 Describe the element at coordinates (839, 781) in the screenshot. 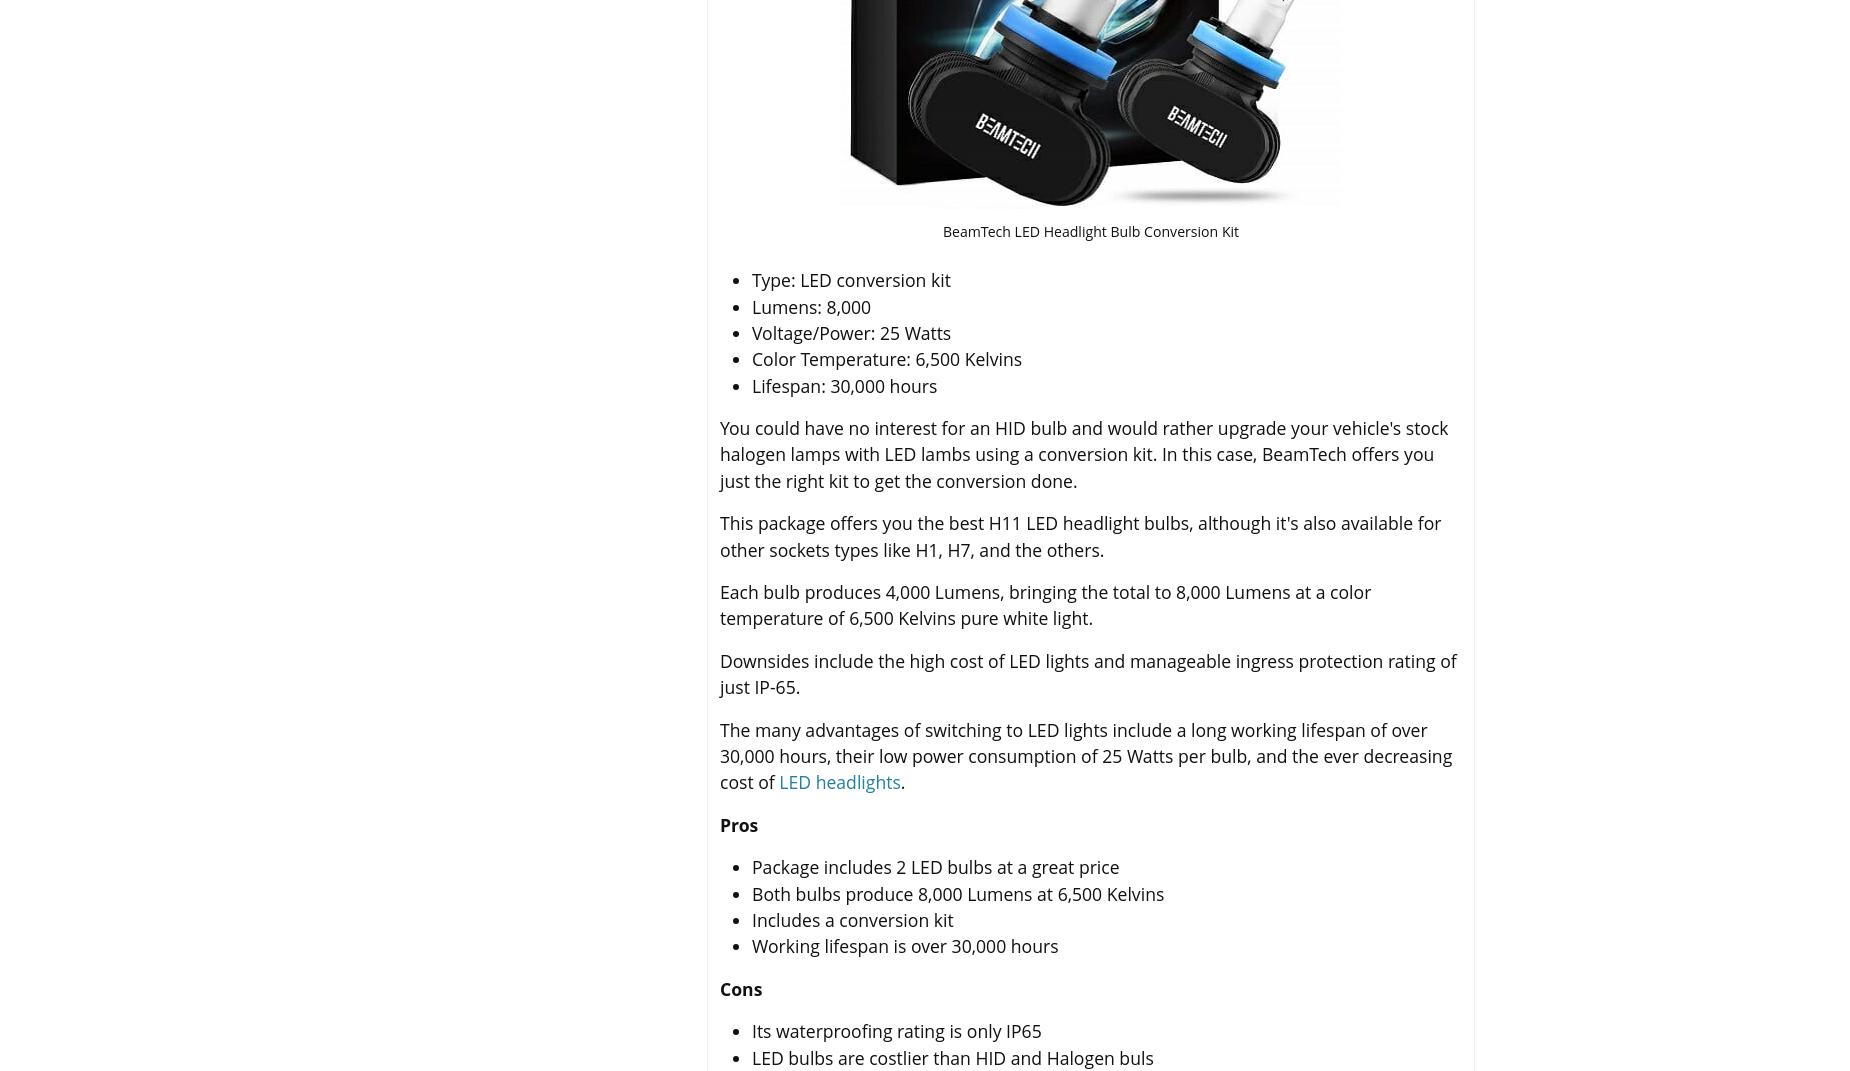

I see `'LED headlights'` at that location.